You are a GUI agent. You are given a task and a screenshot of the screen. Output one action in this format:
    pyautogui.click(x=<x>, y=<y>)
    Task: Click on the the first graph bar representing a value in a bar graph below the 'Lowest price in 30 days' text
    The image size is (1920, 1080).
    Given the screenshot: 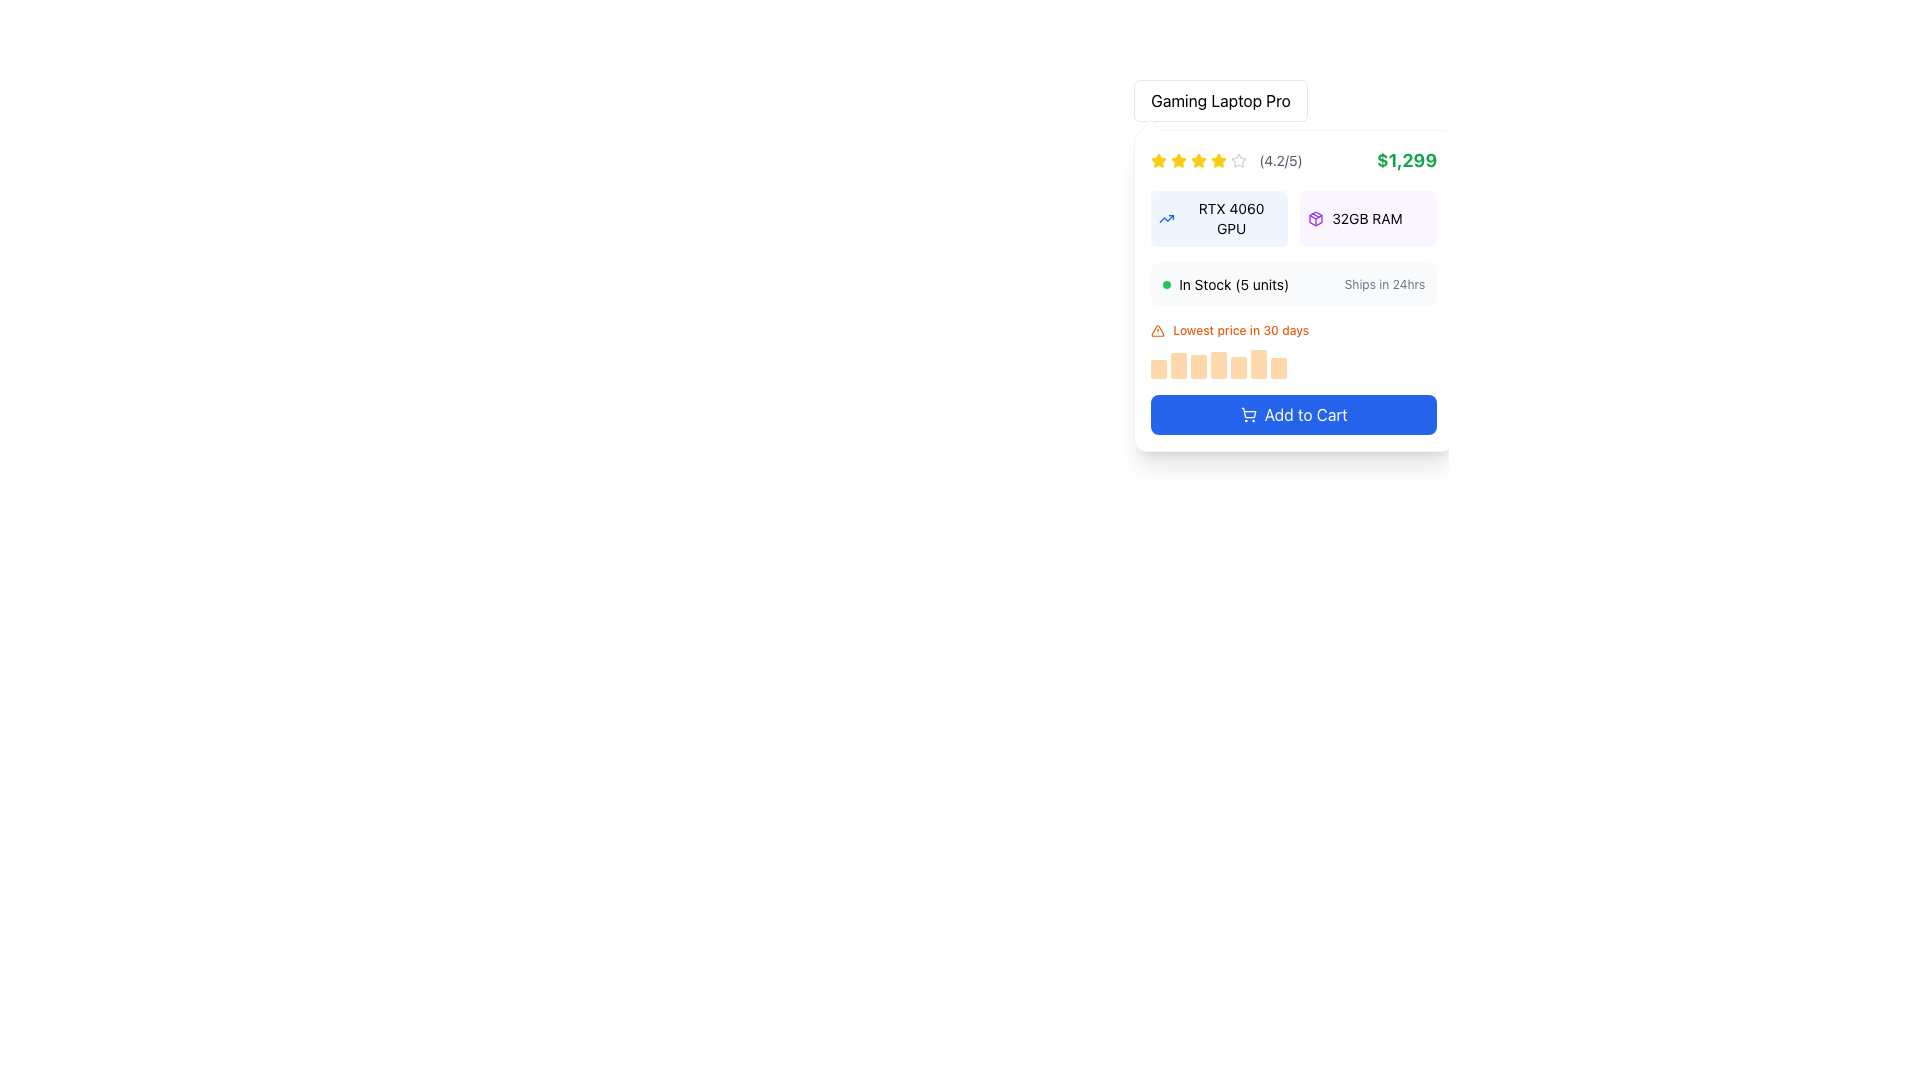 What is the action you would take?
    pyautogui.click(x=1159, y=369)
    